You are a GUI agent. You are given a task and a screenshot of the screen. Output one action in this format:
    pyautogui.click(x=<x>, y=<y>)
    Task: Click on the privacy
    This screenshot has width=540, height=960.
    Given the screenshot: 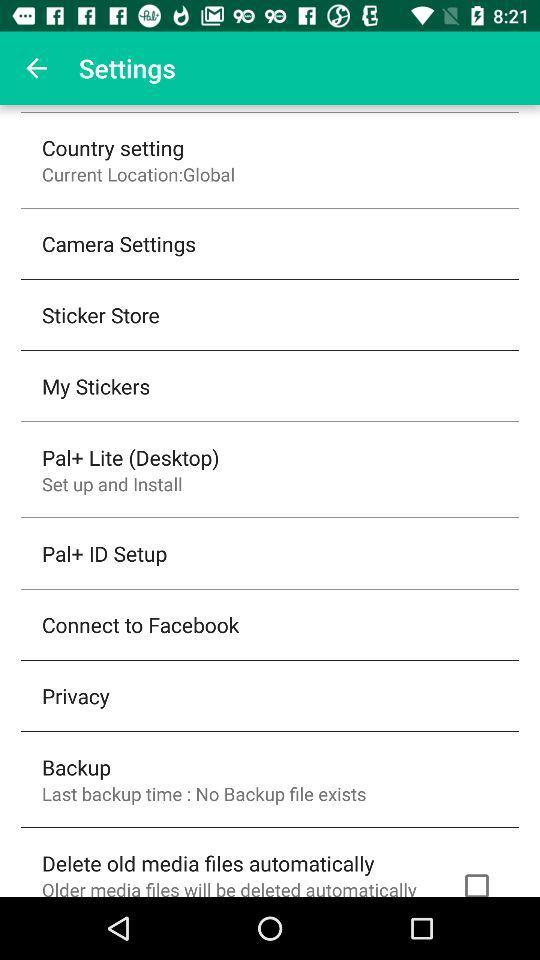 What is the action you would take?
    pyautogui.click(x=74, y=696)
    